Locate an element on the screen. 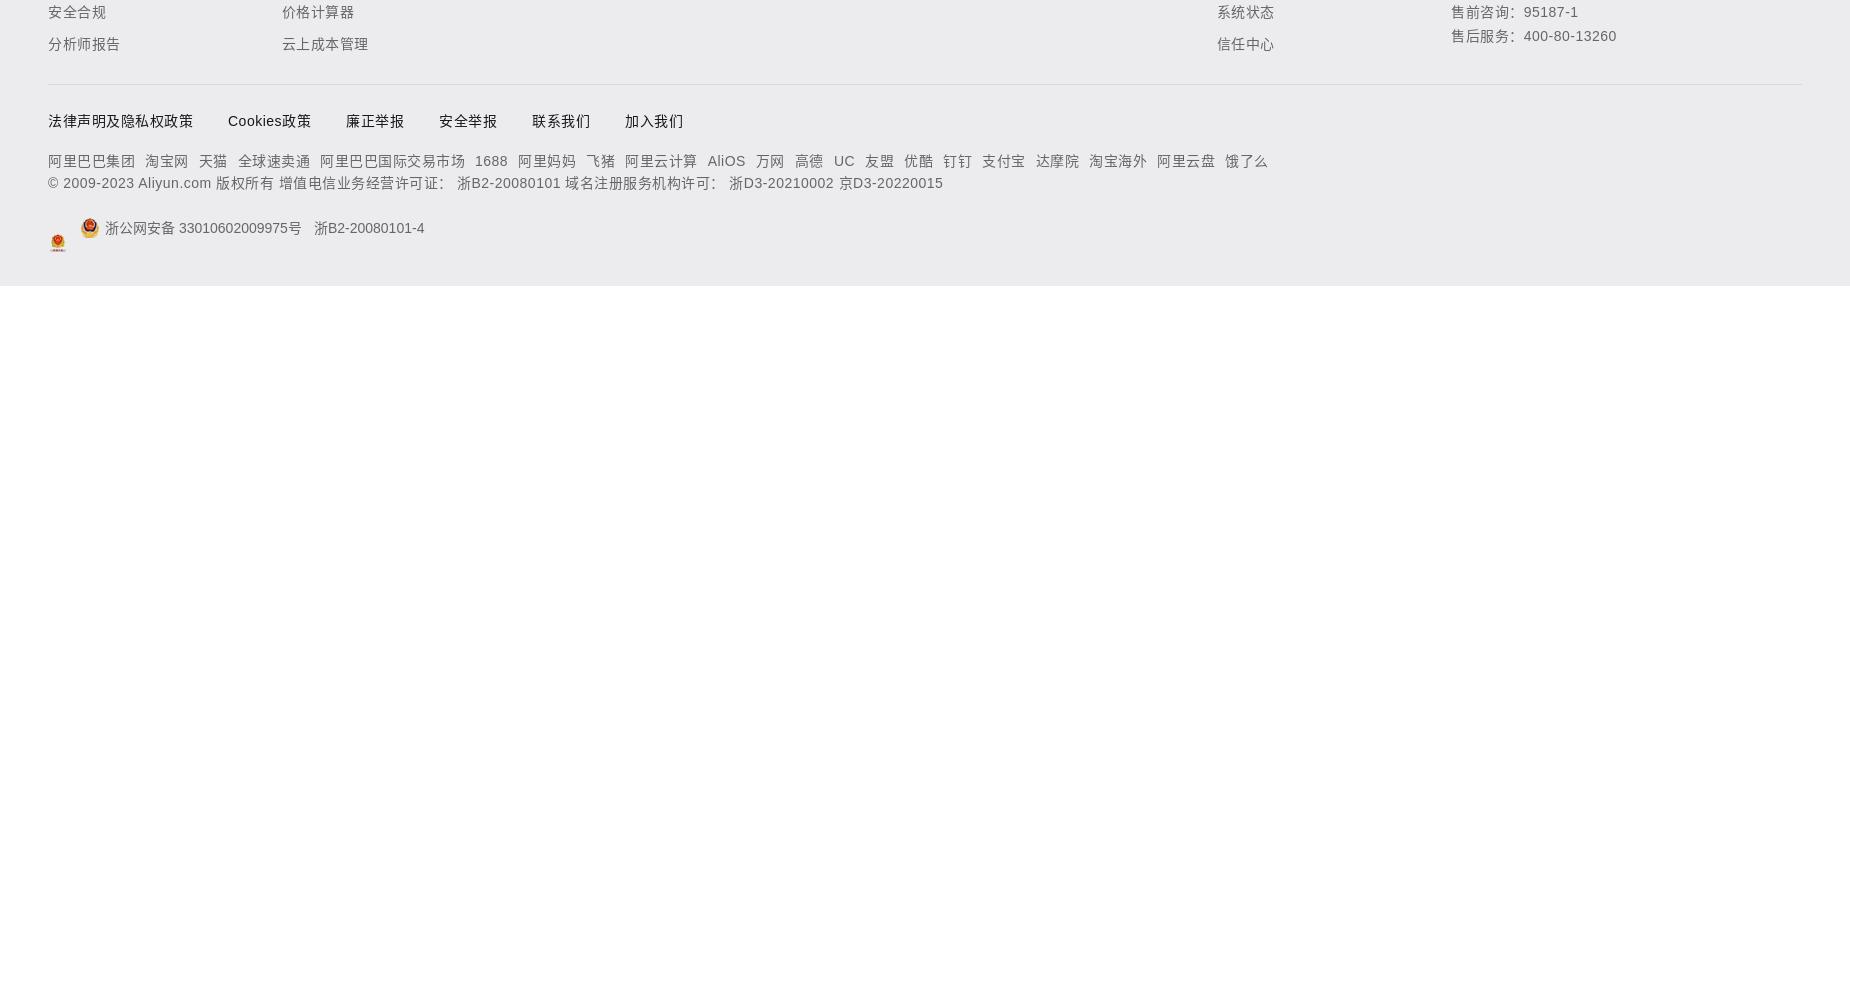  '浙D3-20210002' is located at coordinates (781, 183).